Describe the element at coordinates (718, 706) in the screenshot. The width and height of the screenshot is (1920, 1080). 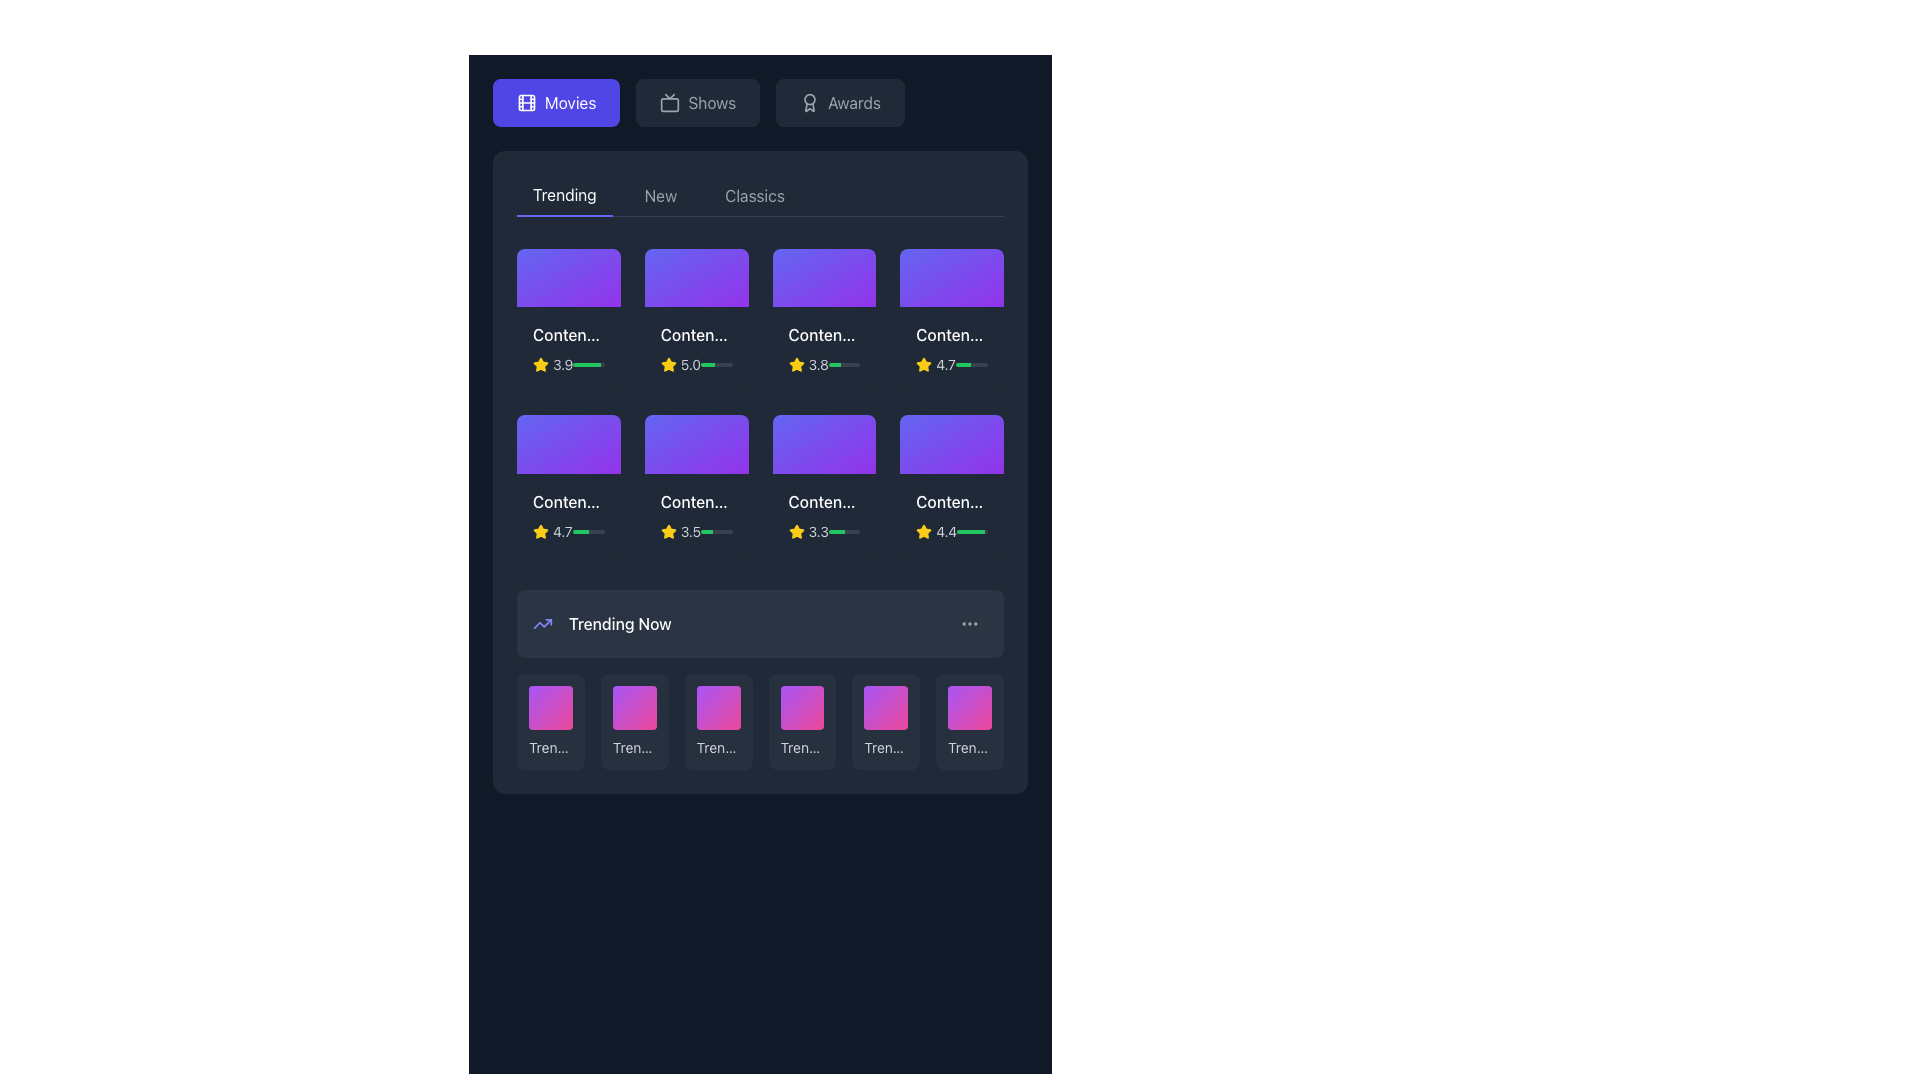
I see `the decorative square in the third position of the 'Trending Now' list, which visually represents a media entry` at that location.